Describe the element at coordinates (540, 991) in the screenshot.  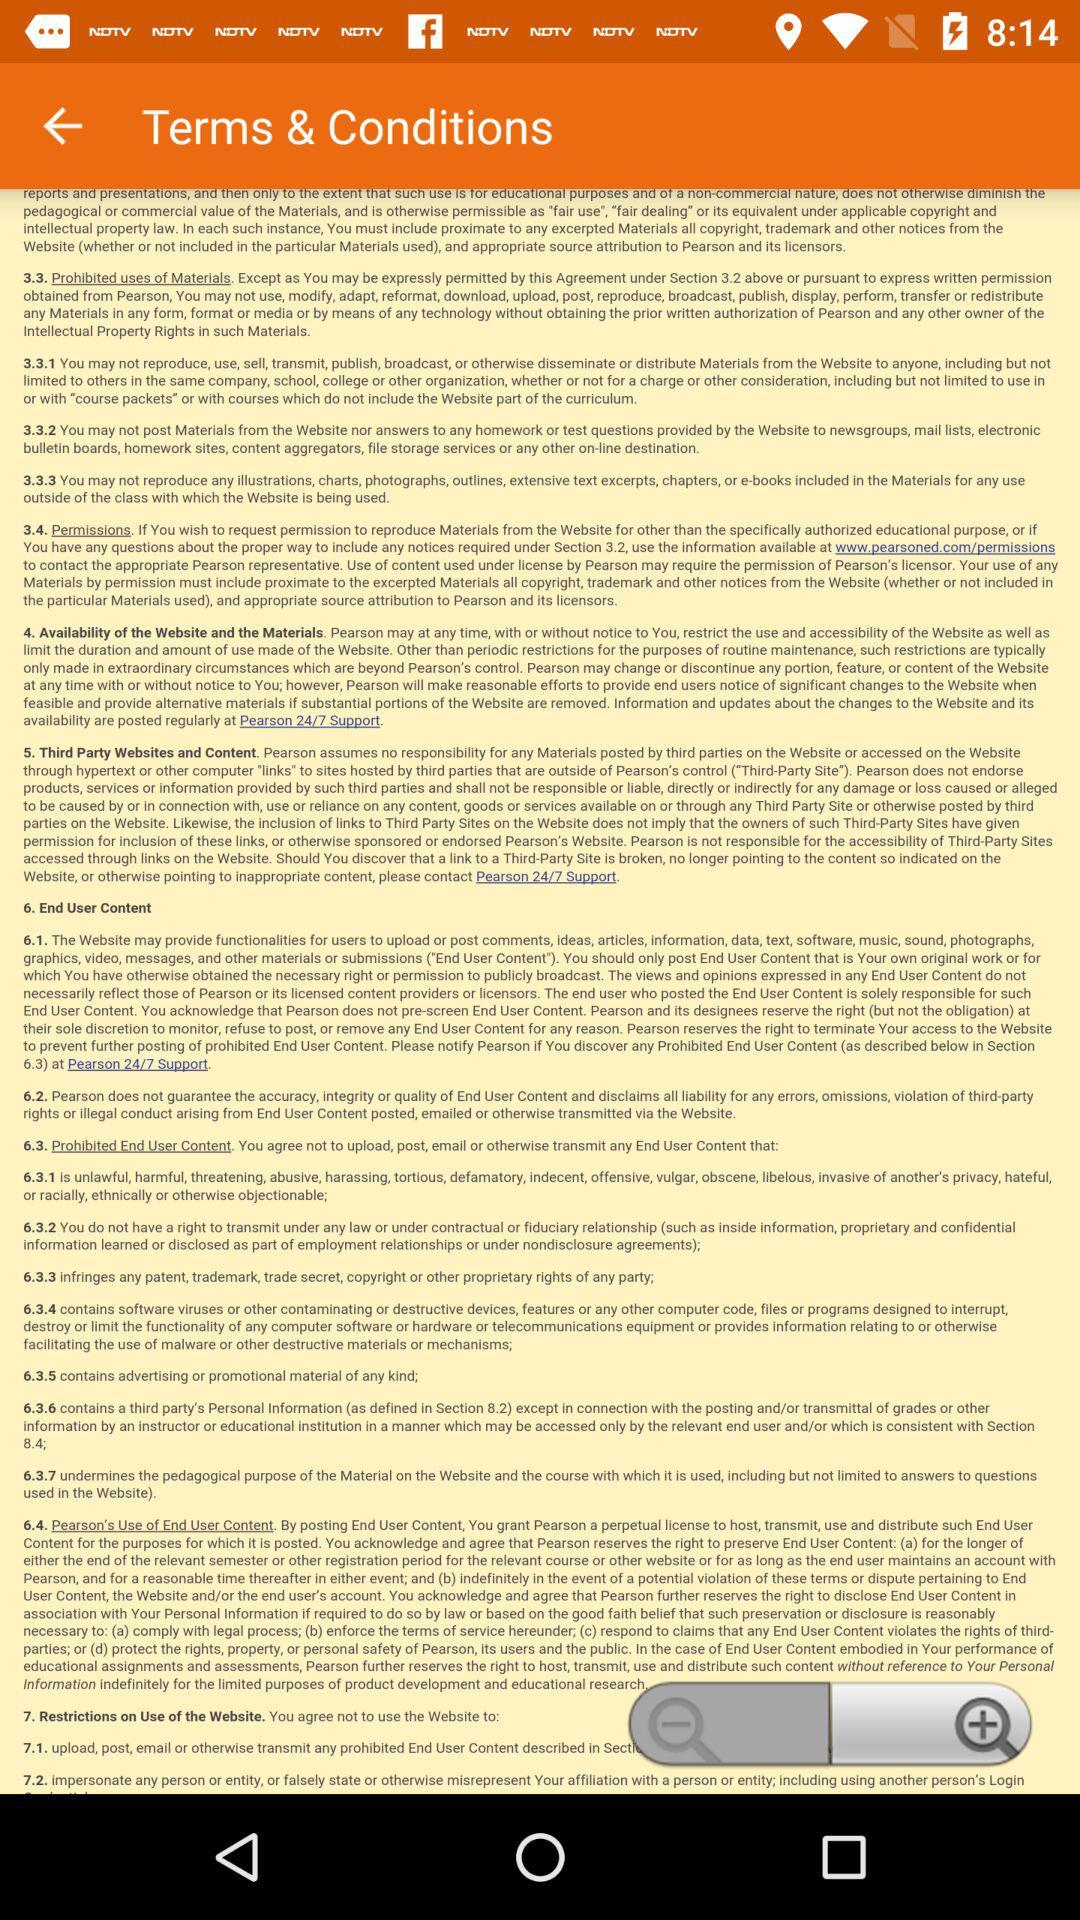
I see `read the terms and conditions` at that location.